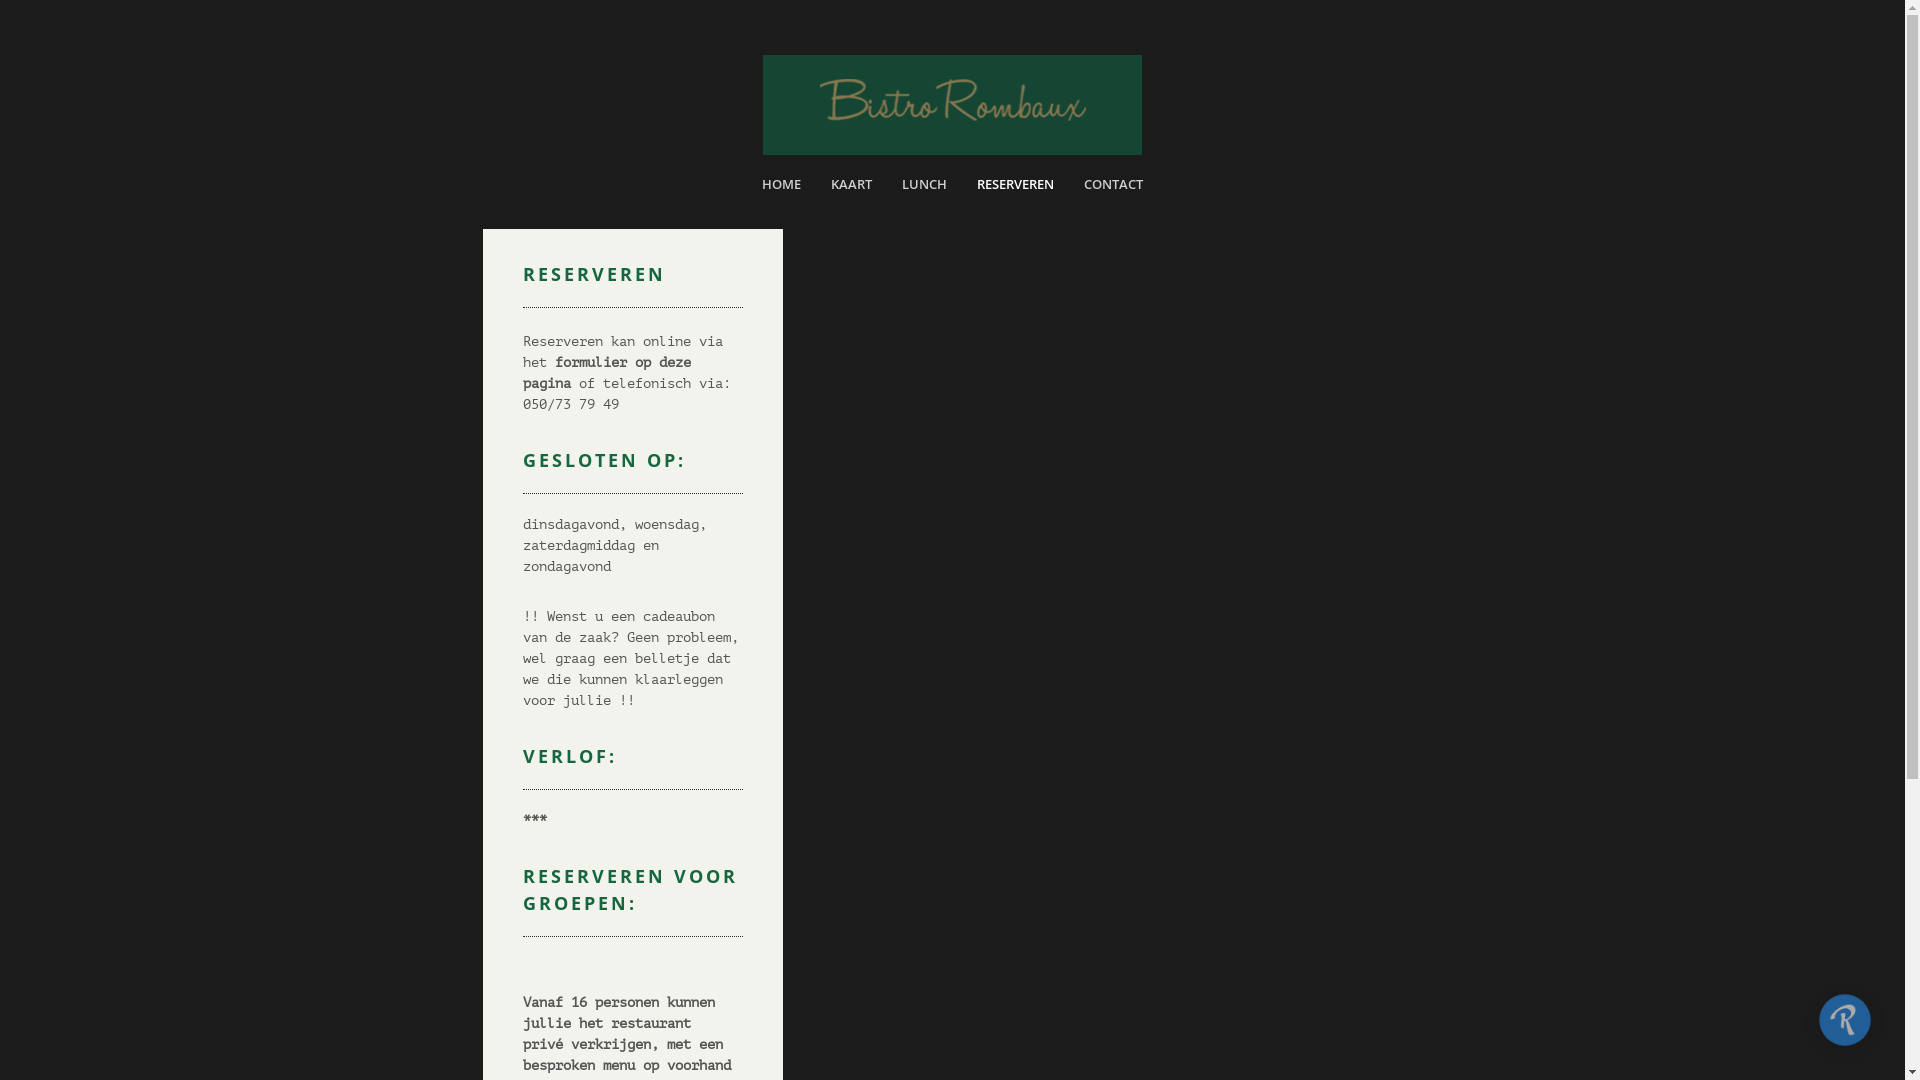  Describe the element at coordinates (923, 189) in the screenshot. I see `'LUNCH'` at that location.